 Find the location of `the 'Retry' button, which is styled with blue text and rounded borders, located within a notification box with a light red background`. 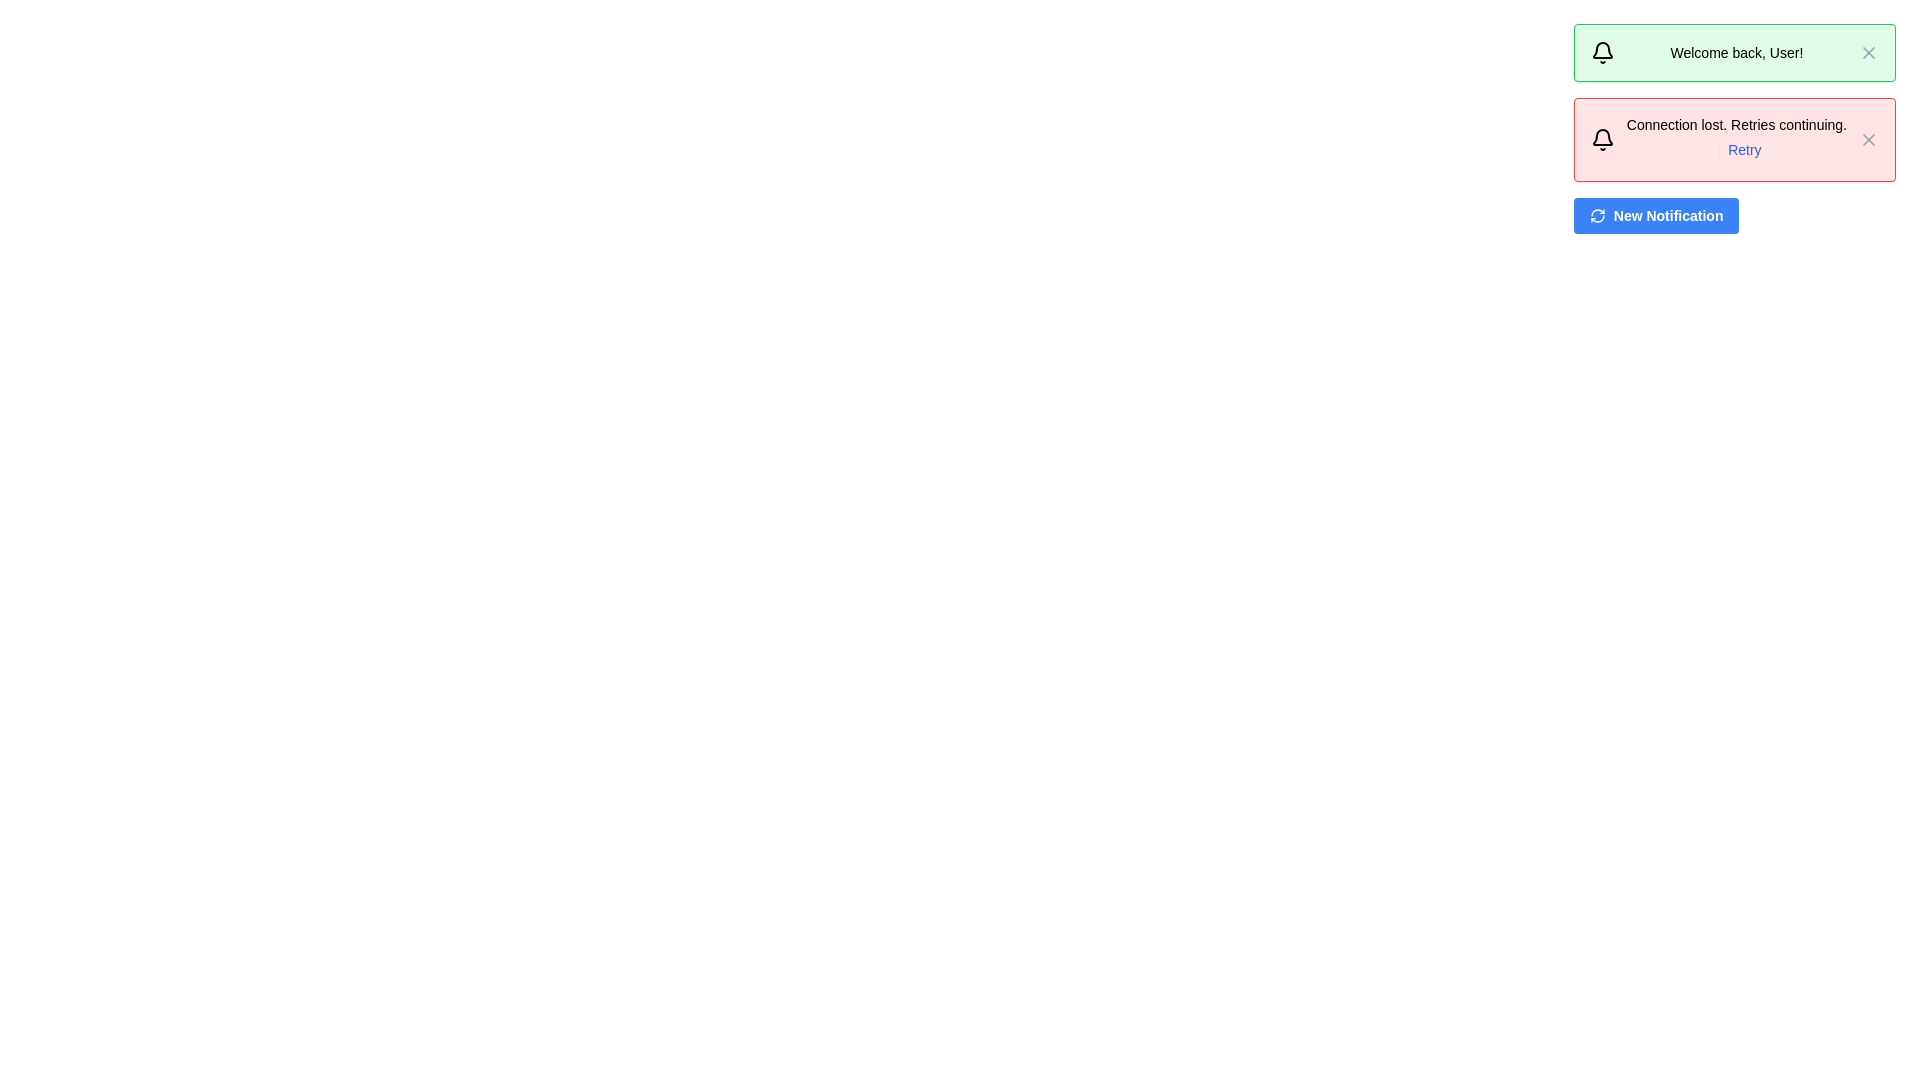

the 'Retry' button, which is styled with blue text and rounded borders, located within a notification box with a light red background is located at coordinates (1743, 149).